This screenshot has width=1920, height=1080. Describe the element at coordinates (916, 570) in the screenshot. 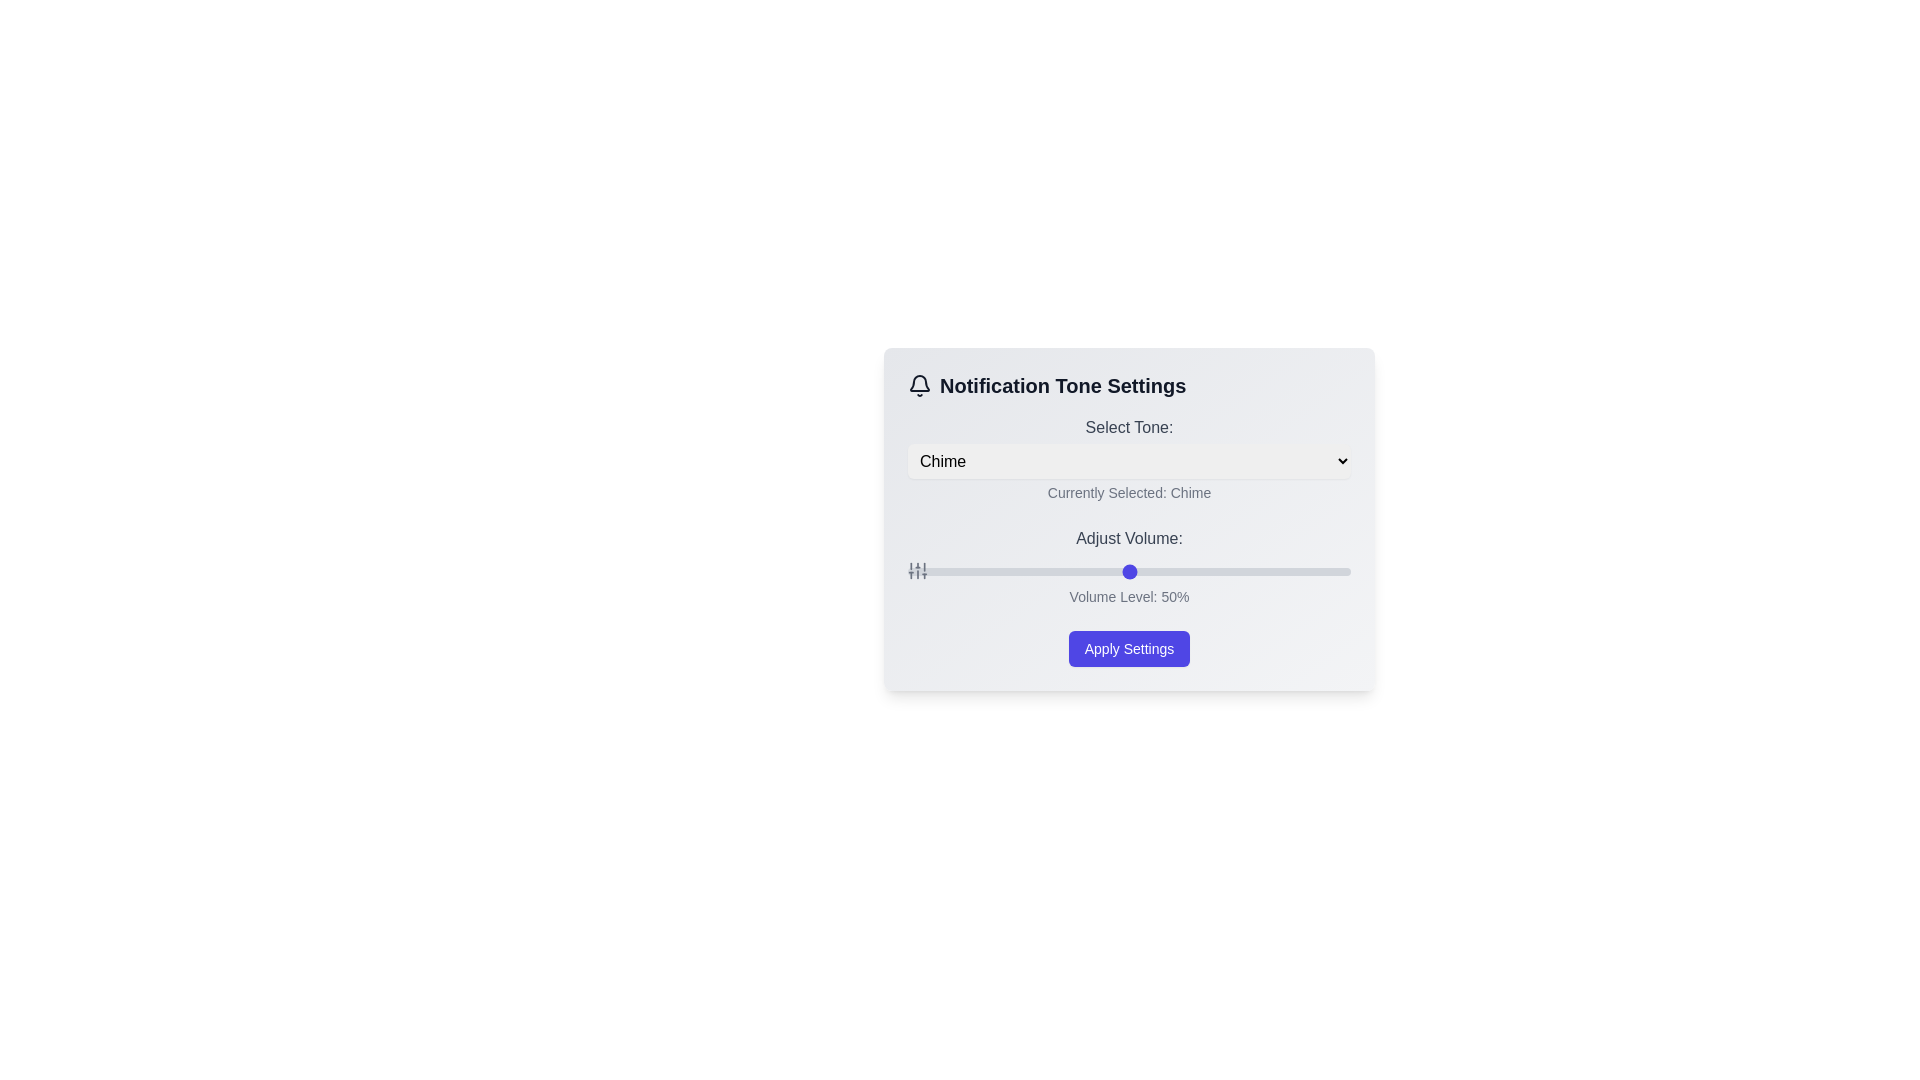

I see `the vertical sliders icon, which is styled in gray and positioned to the left of the horizontal slider labeled 'Volume Level: 50%'` at that location.